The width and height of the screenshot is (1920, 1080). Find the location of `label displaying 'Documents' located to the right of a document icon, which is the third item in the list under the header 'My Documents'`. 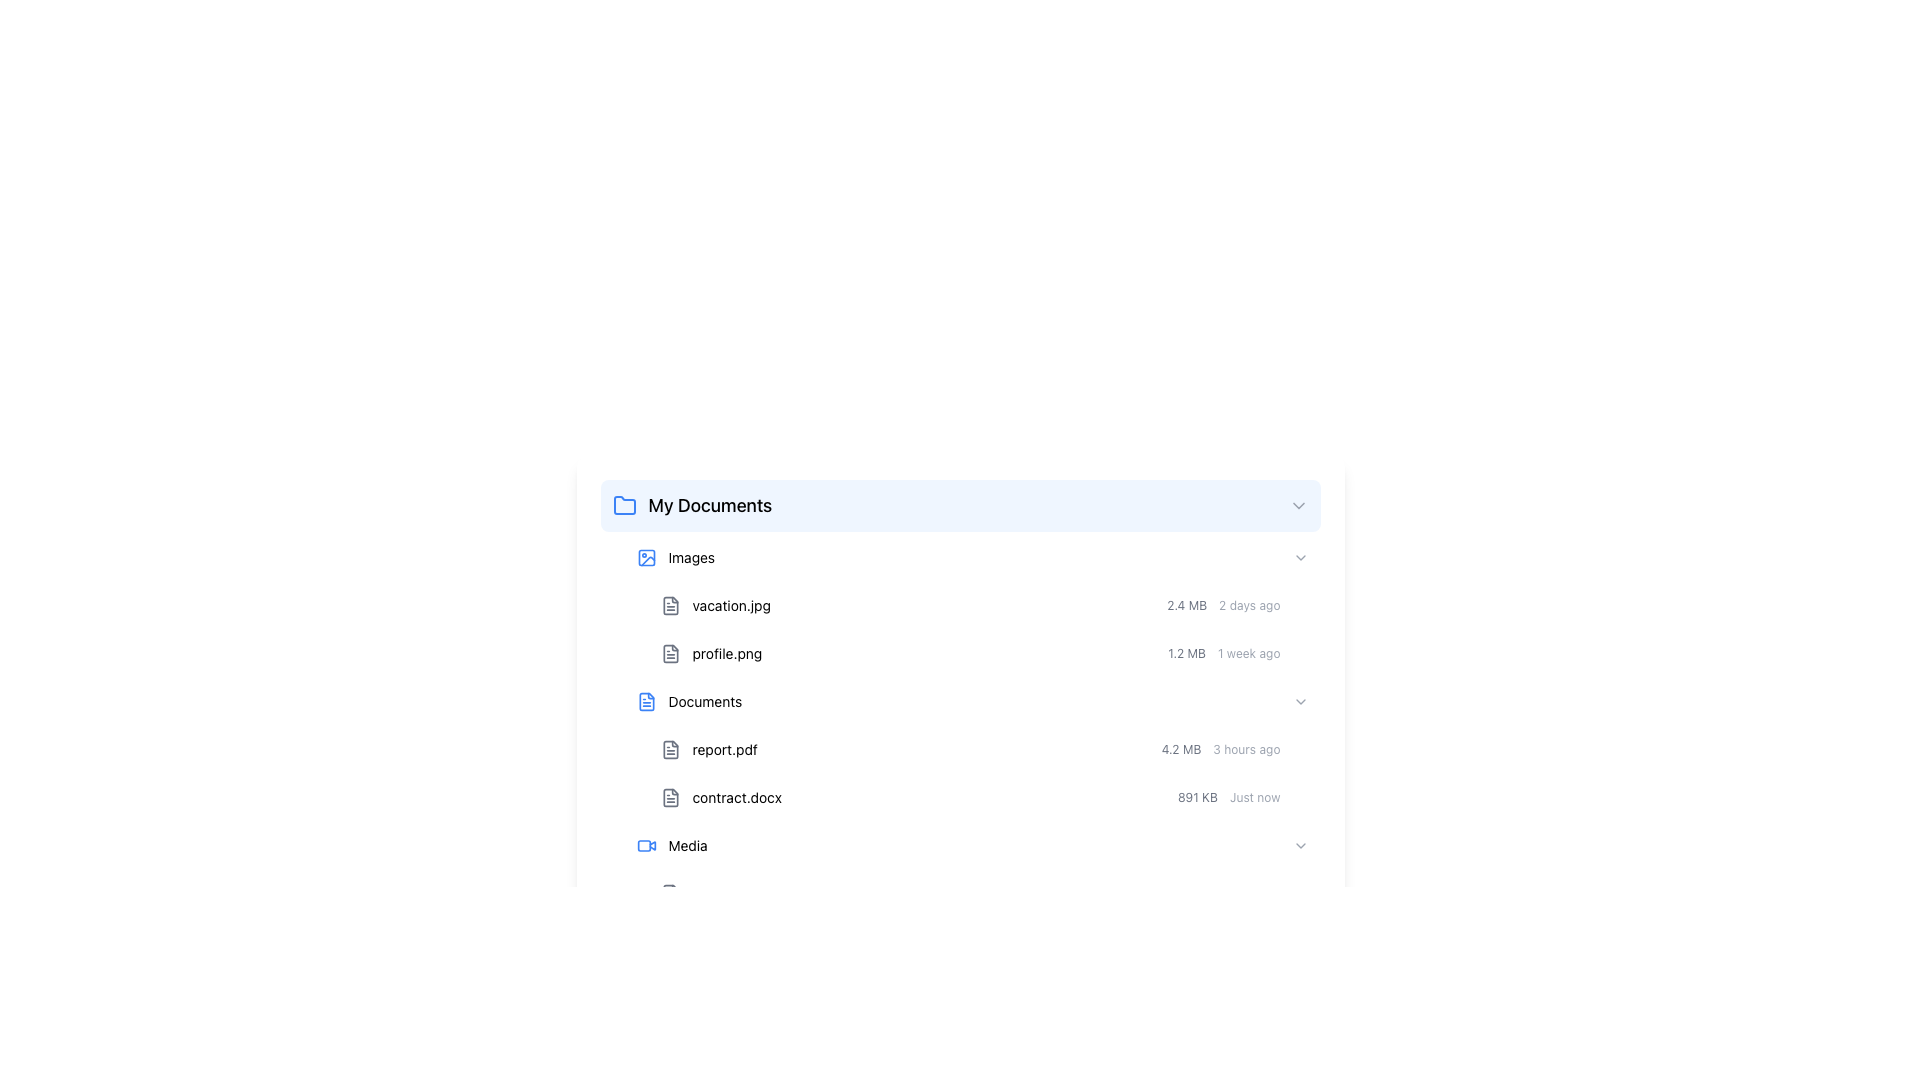

label displaying 'Documents' located to the right of a document icon, which is the third item in the list under the header 'My Documents' is located at coordinates (705, 701).